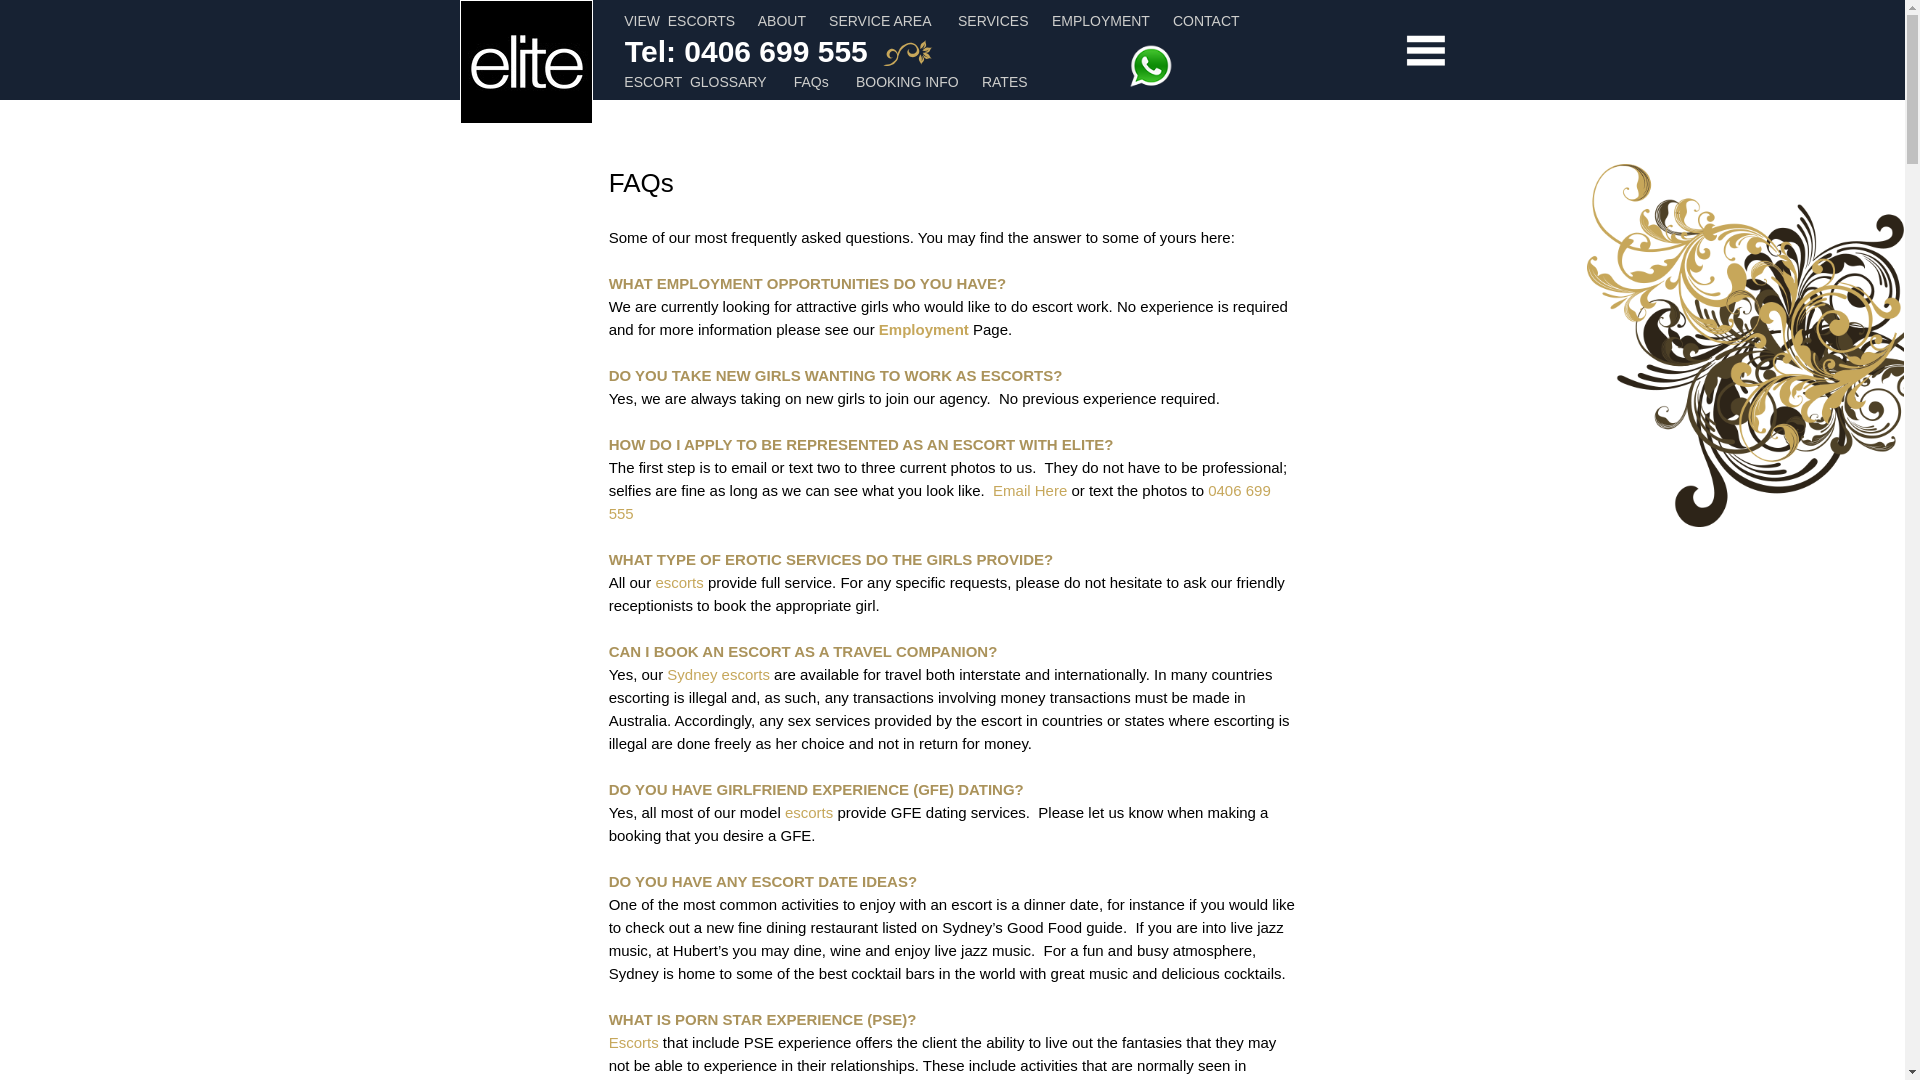 The width and height of the screenshot is (1920, 1080). Describe the element at coordinates (1030, 490) in the screenshot. I see `'Email Here'` at that location.